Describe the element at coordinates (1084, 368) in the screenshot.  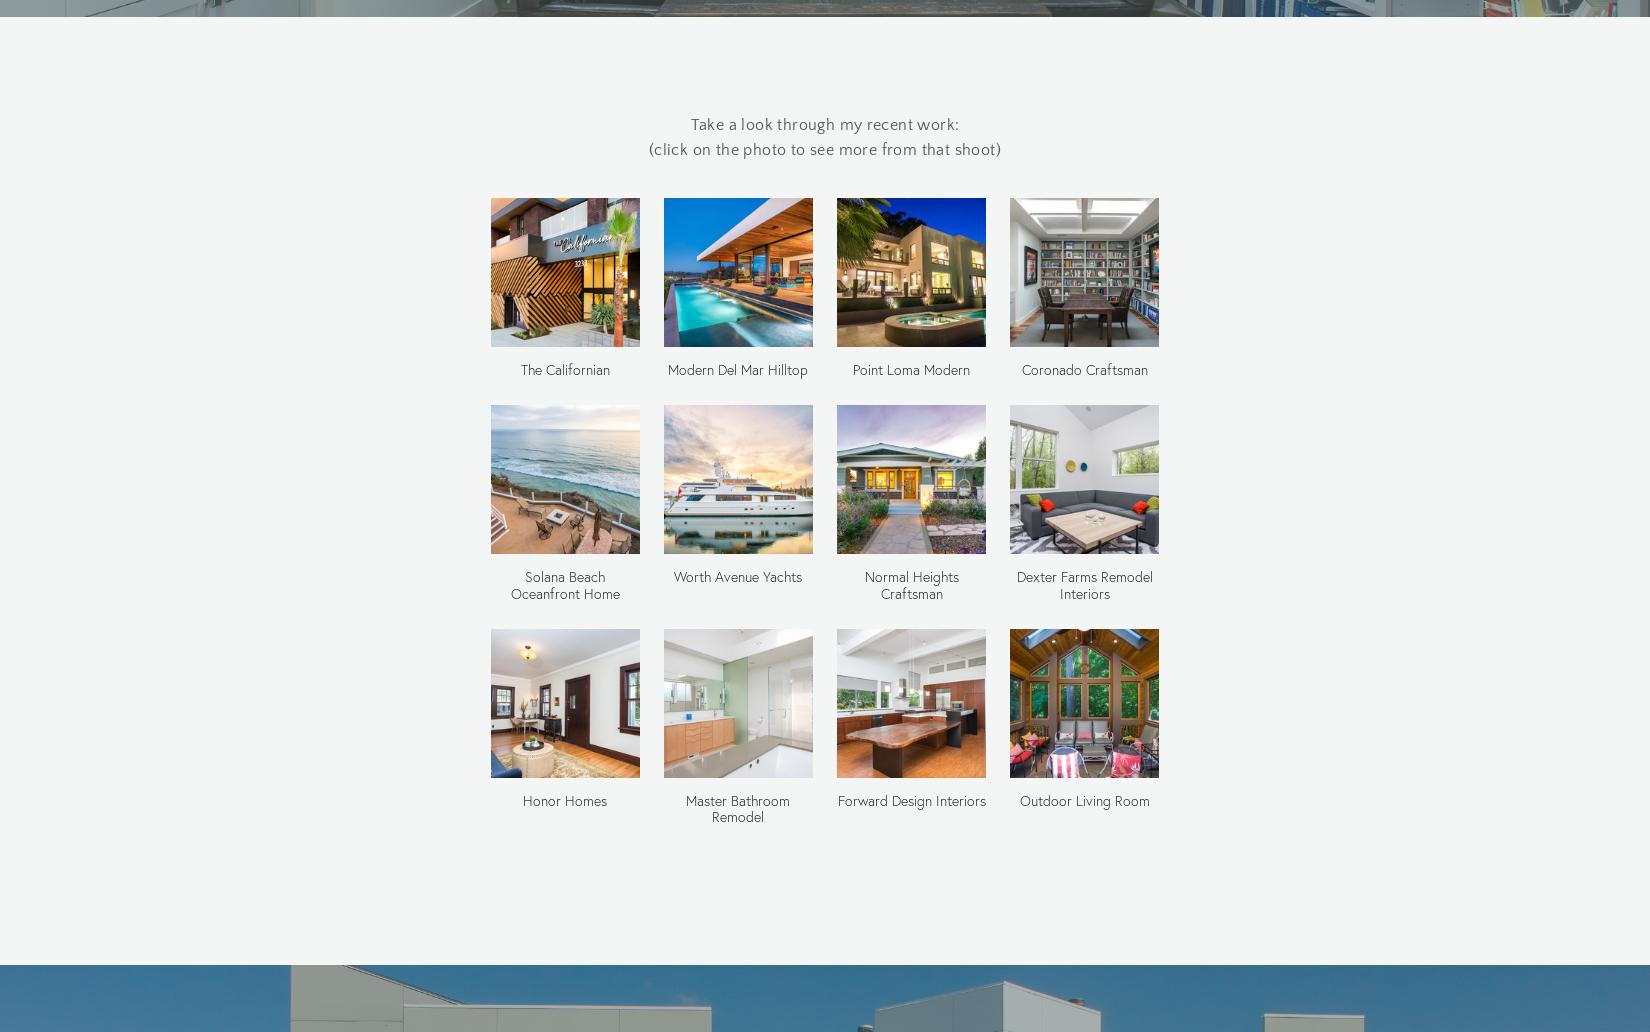
I see `'Coronado Craftsman'` at that location.